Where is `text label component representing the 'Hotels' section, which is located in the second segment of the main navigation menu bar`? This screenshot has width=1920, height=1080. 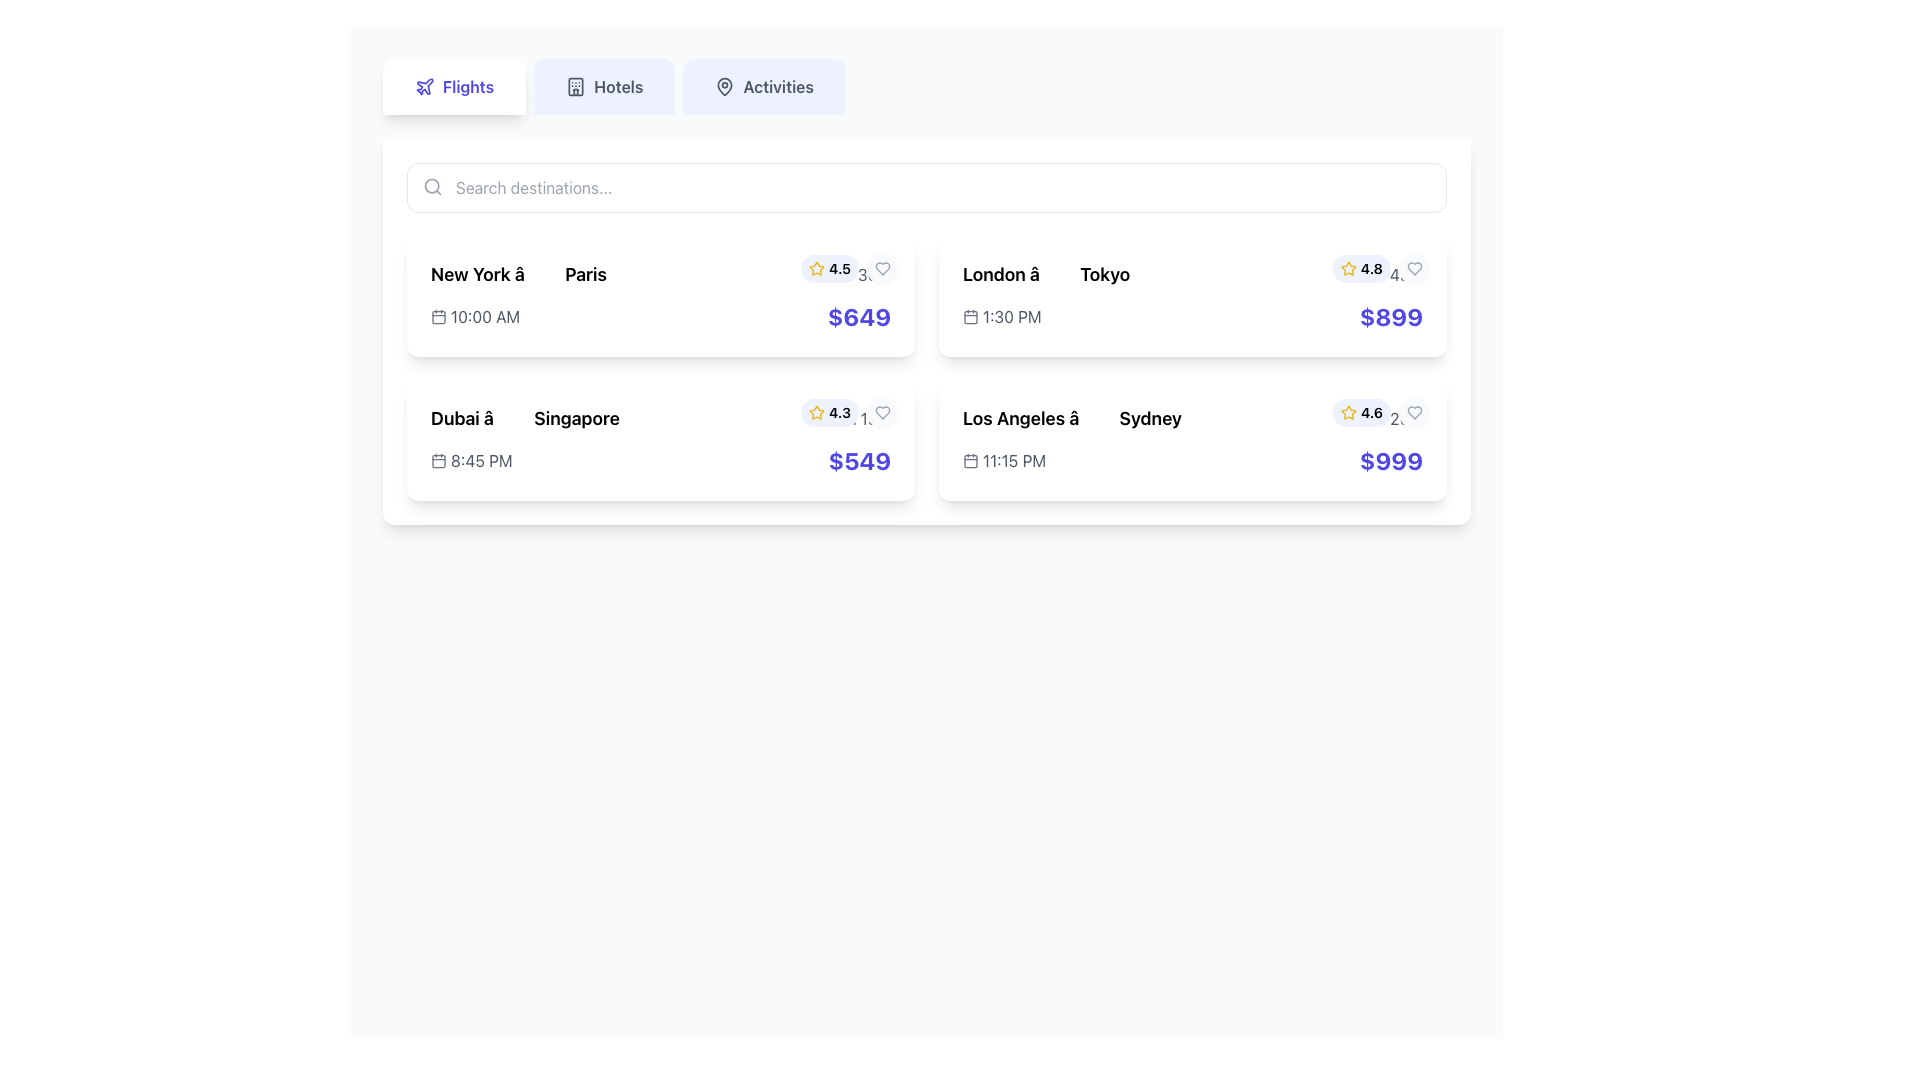 text label component representing the 'Hotels' section, which is located in the second segment of the main navigation menu bar is located at coordinates (617, 86).